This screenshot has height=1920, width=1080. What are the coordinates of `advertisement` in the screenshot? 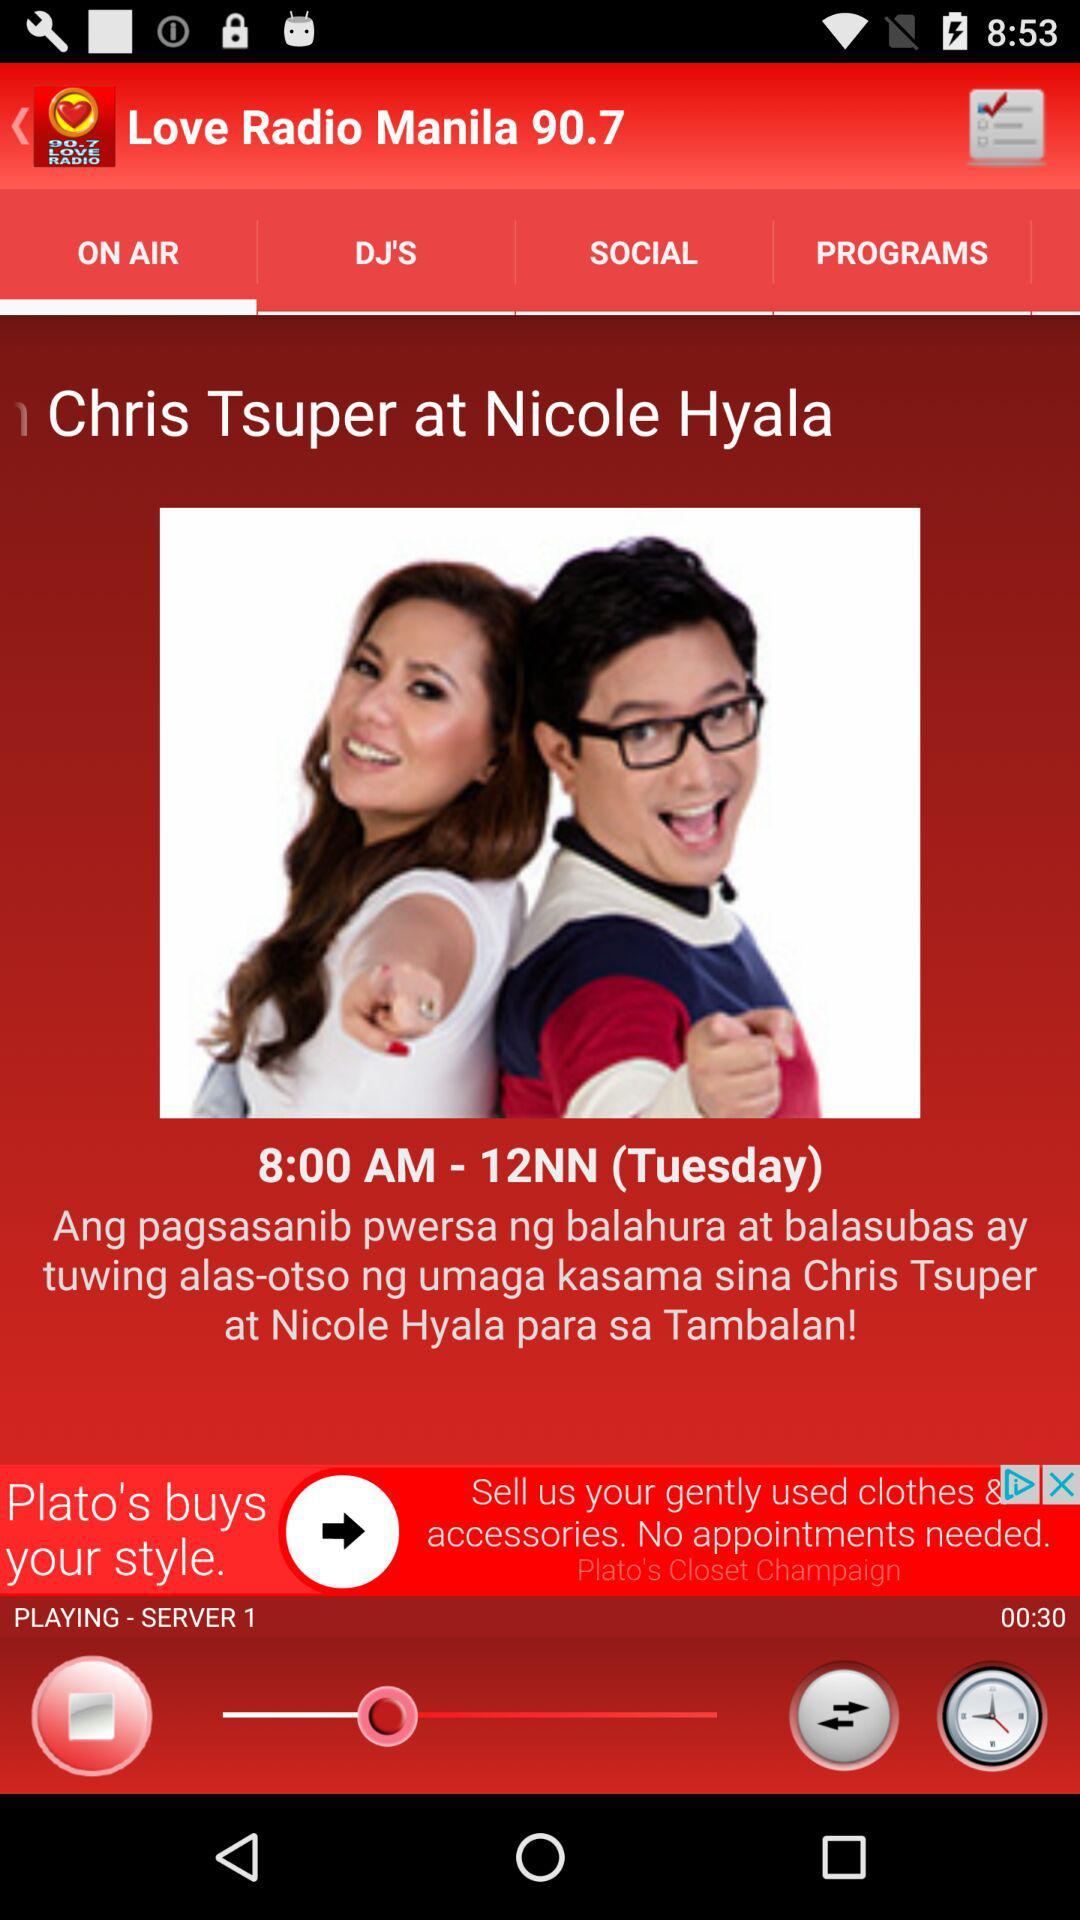 It's located at (540, 1529).